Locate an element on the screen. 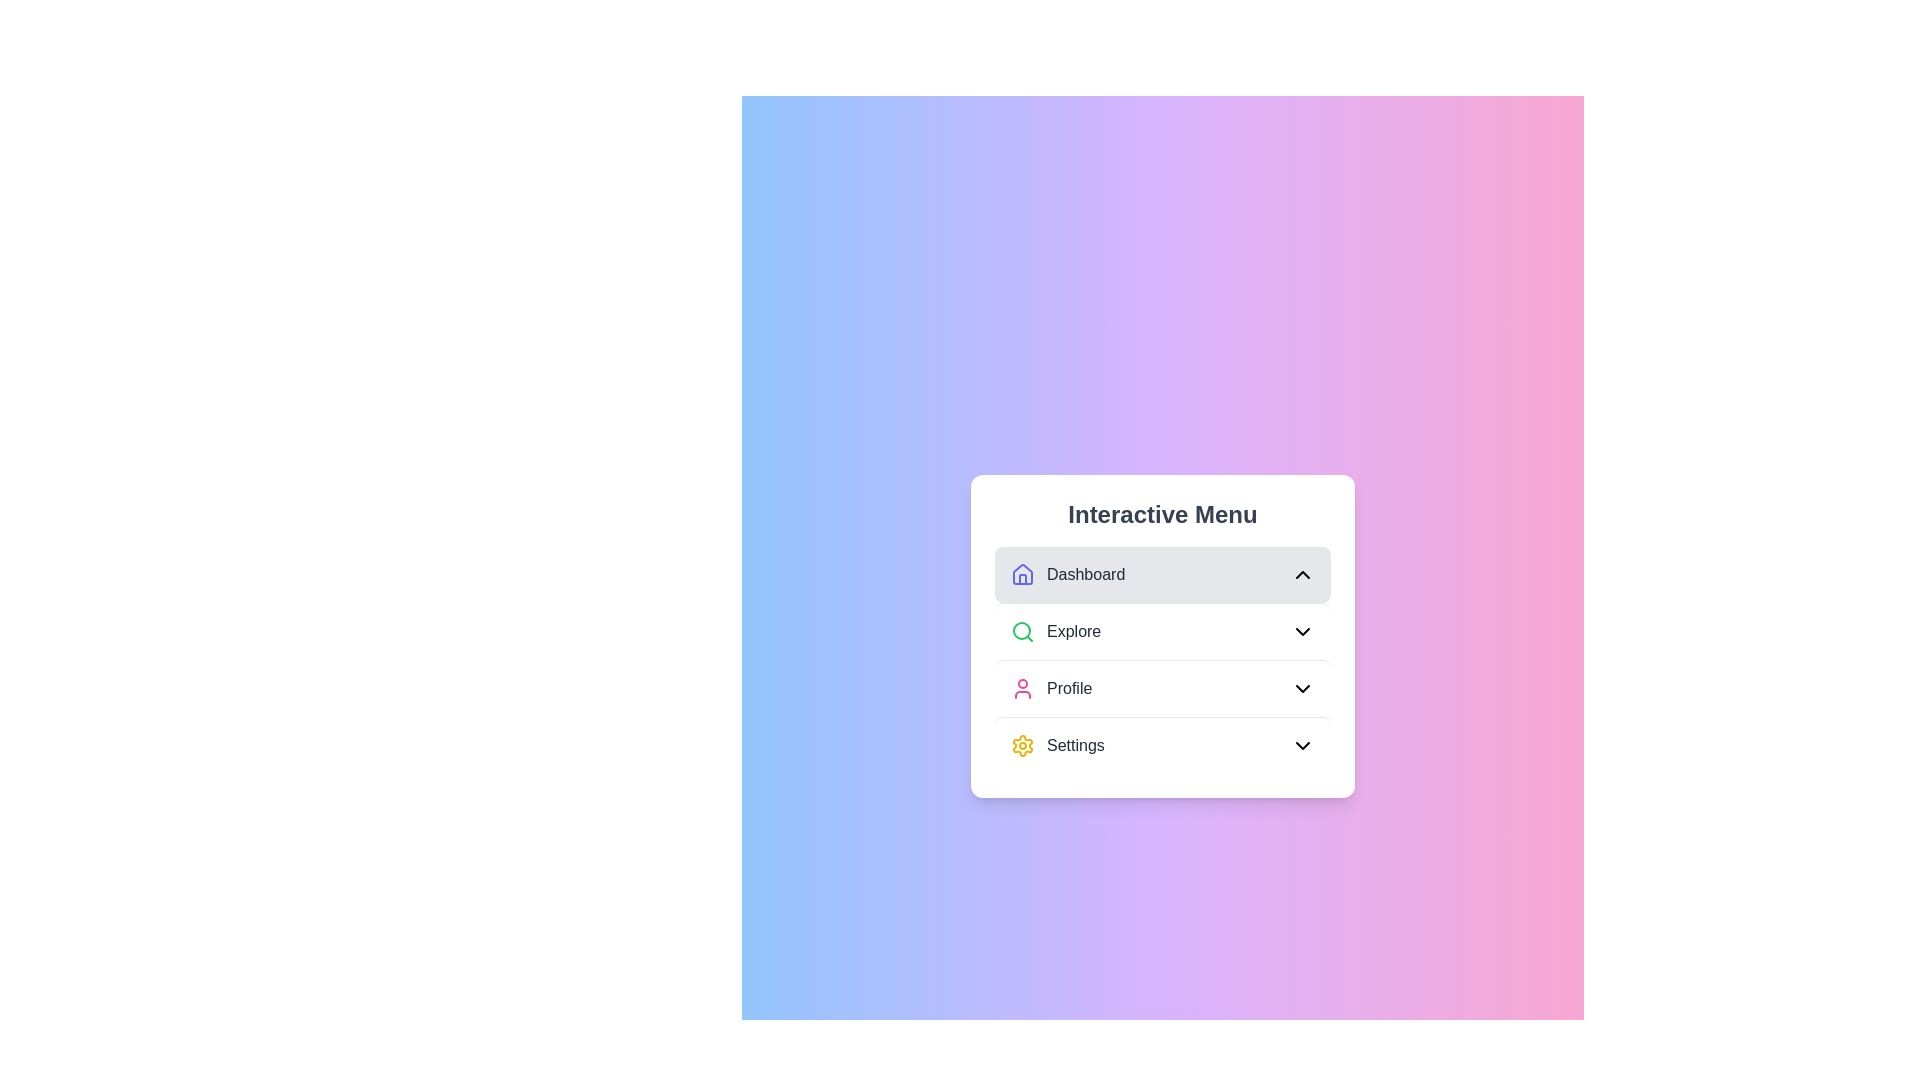 This screenshot has width=1920, height=1080. the menu item Profile to activate it is located at coordinates (1162, 686).